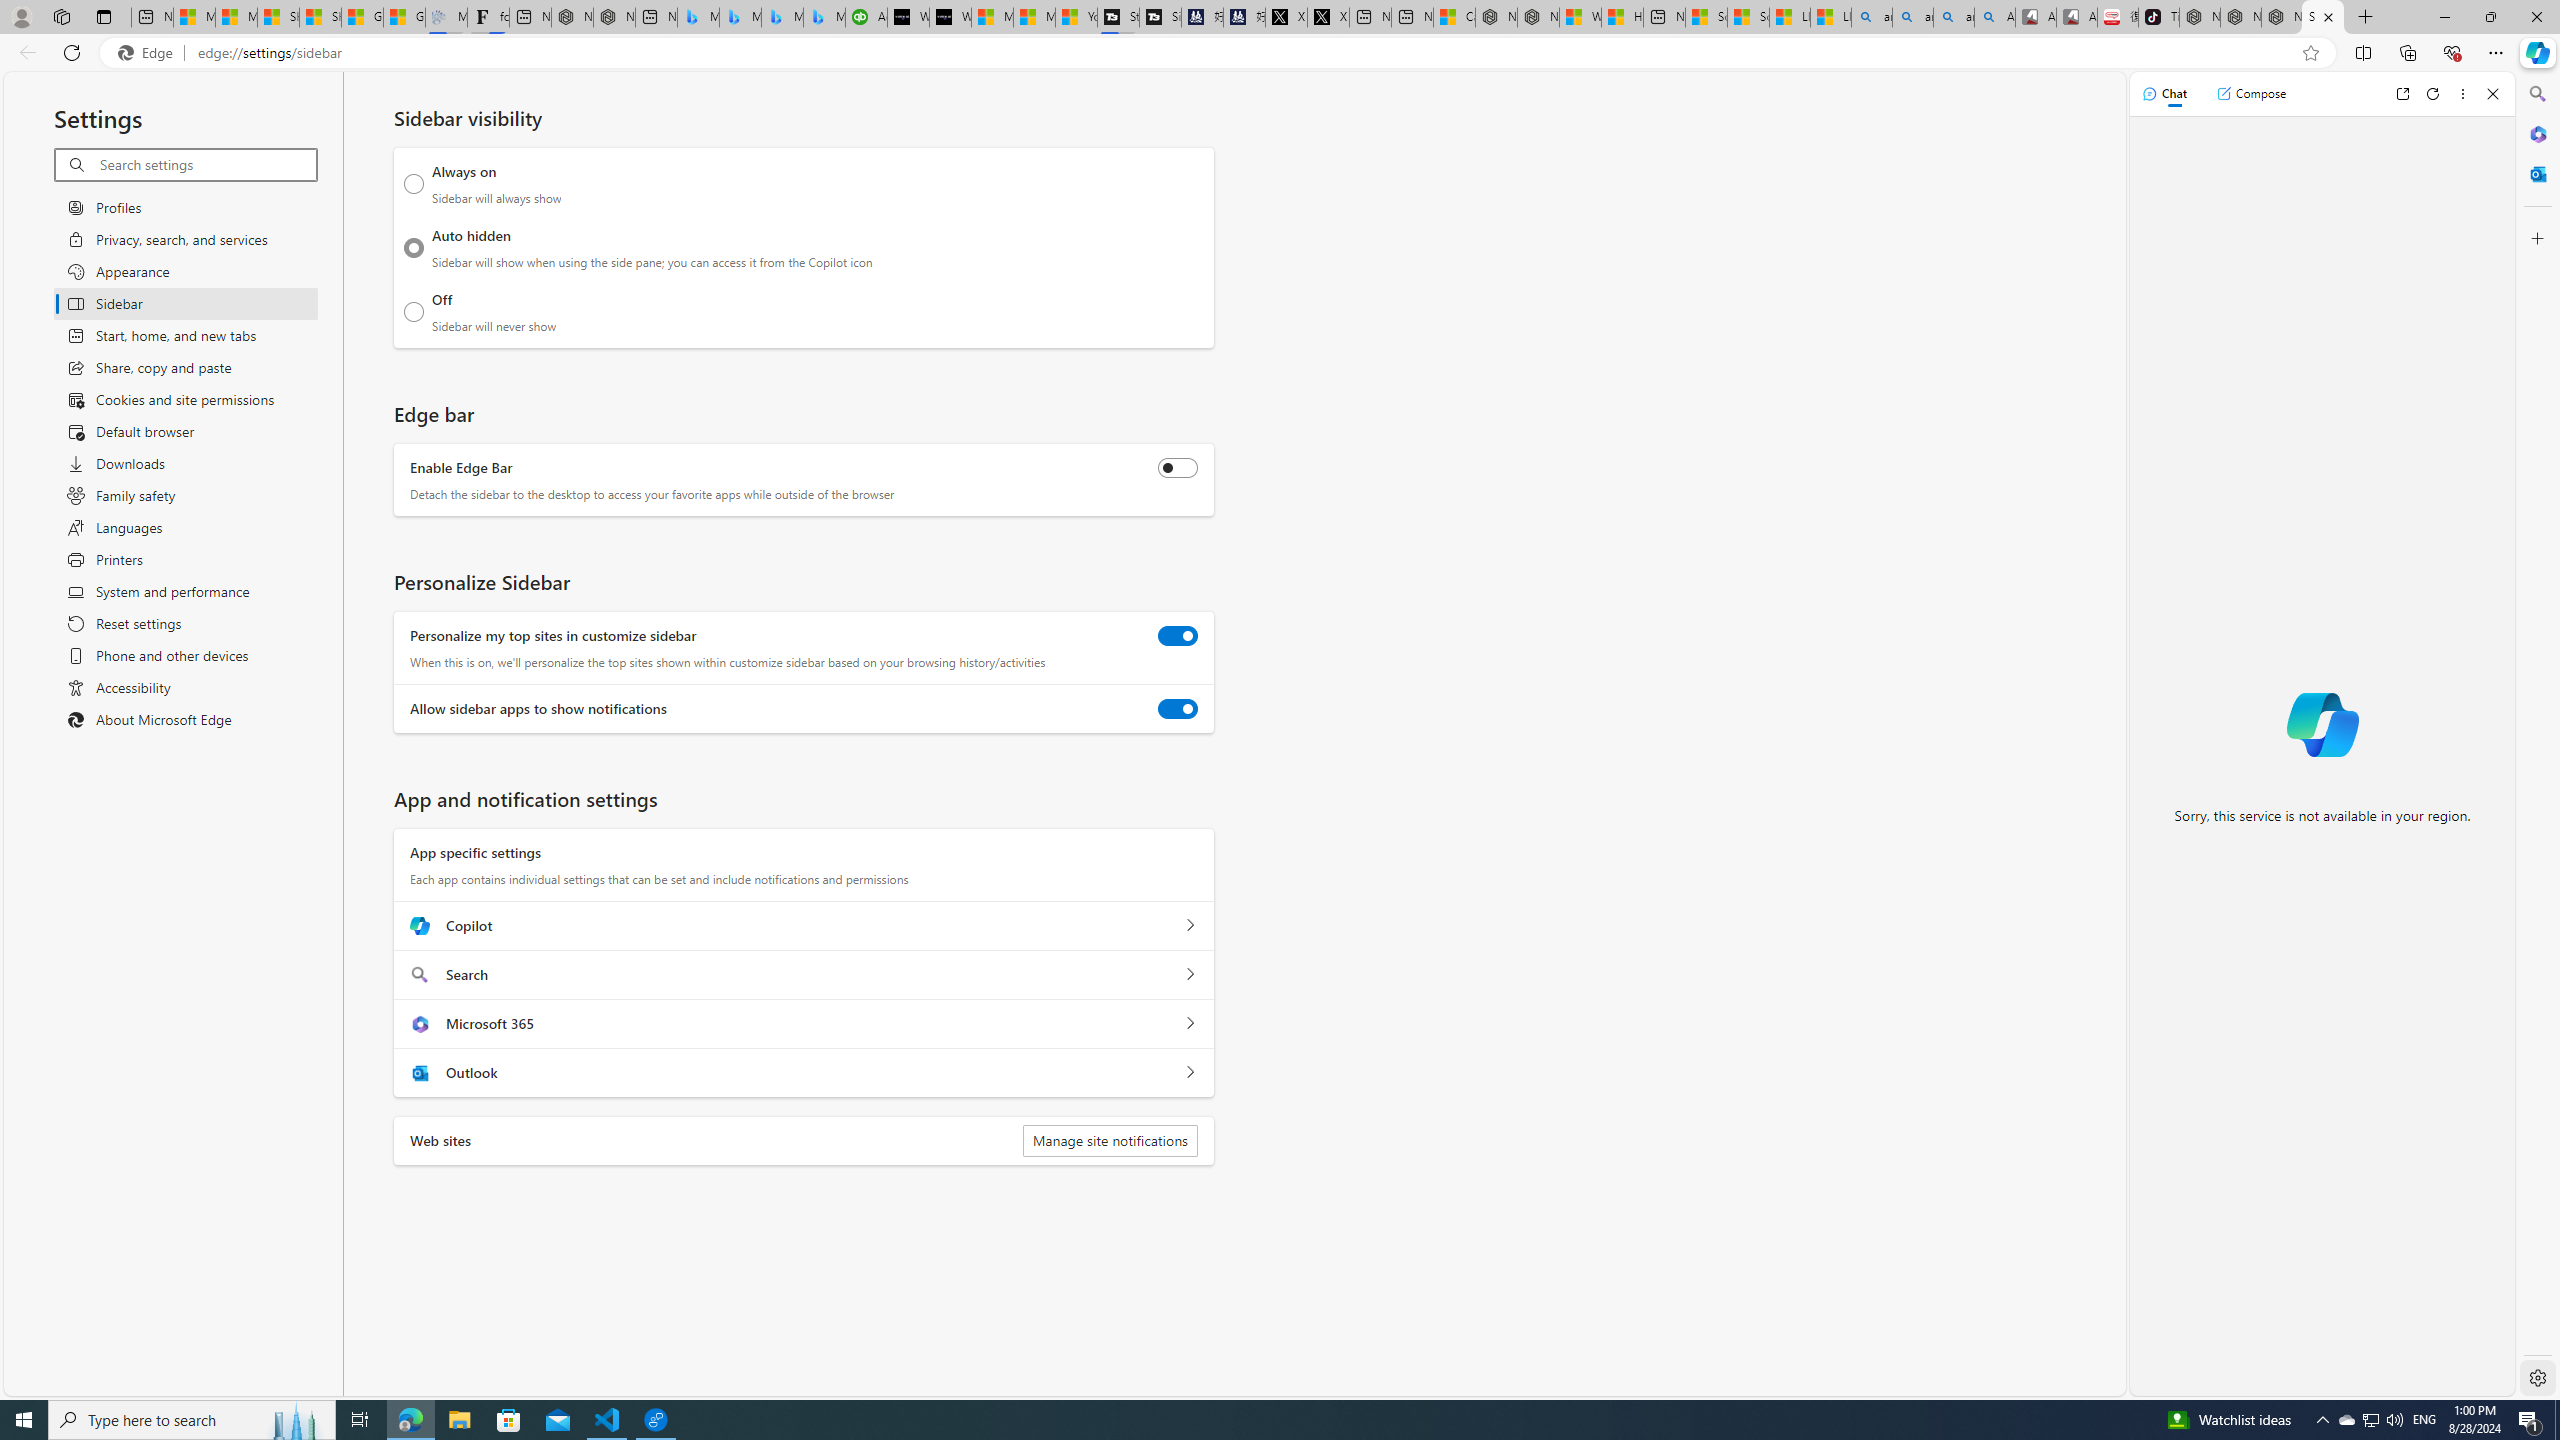 The width and height of the screenshot is (2560, 1440). What do you see at coordinates (1177, 467) in the screenshot?
I see `'Enable Edge Bar'` at bounding box center [1177, 467].